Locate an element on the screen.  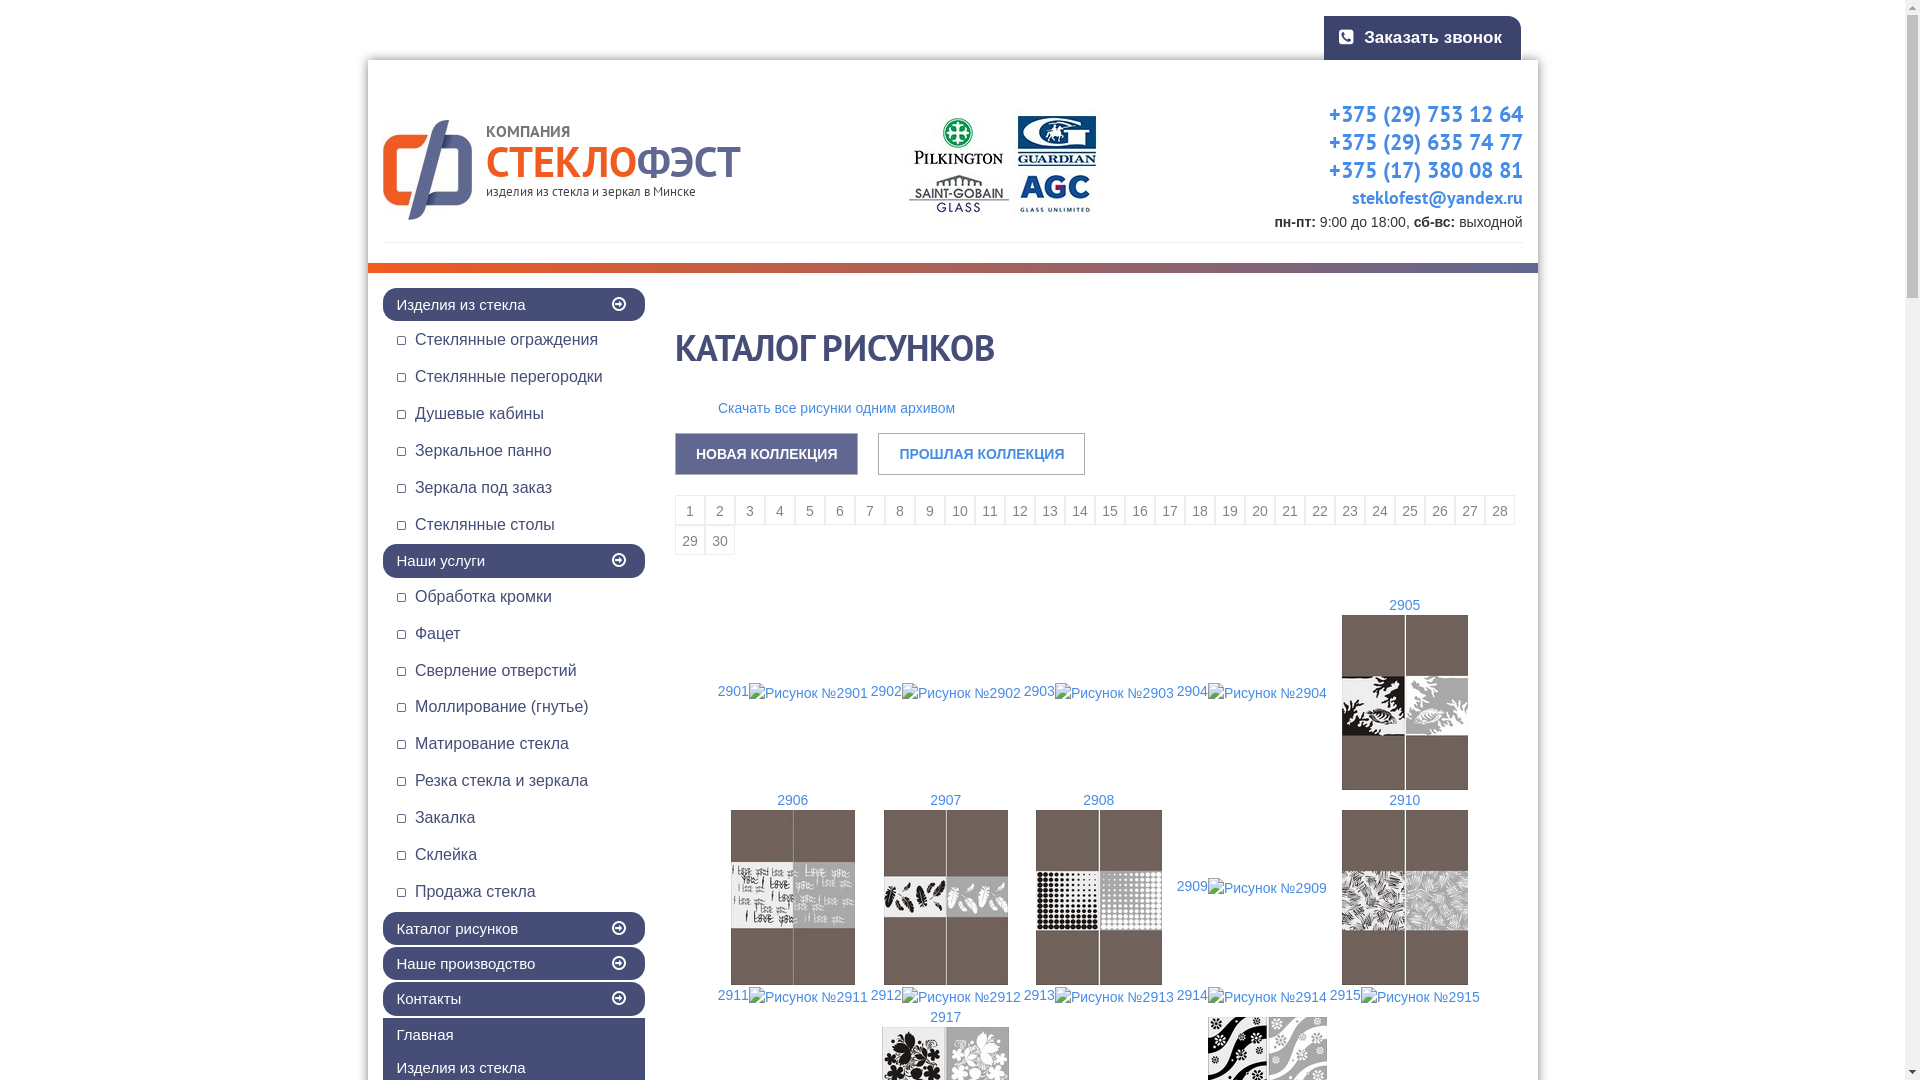
'3' is located at coordinates (733, 508).